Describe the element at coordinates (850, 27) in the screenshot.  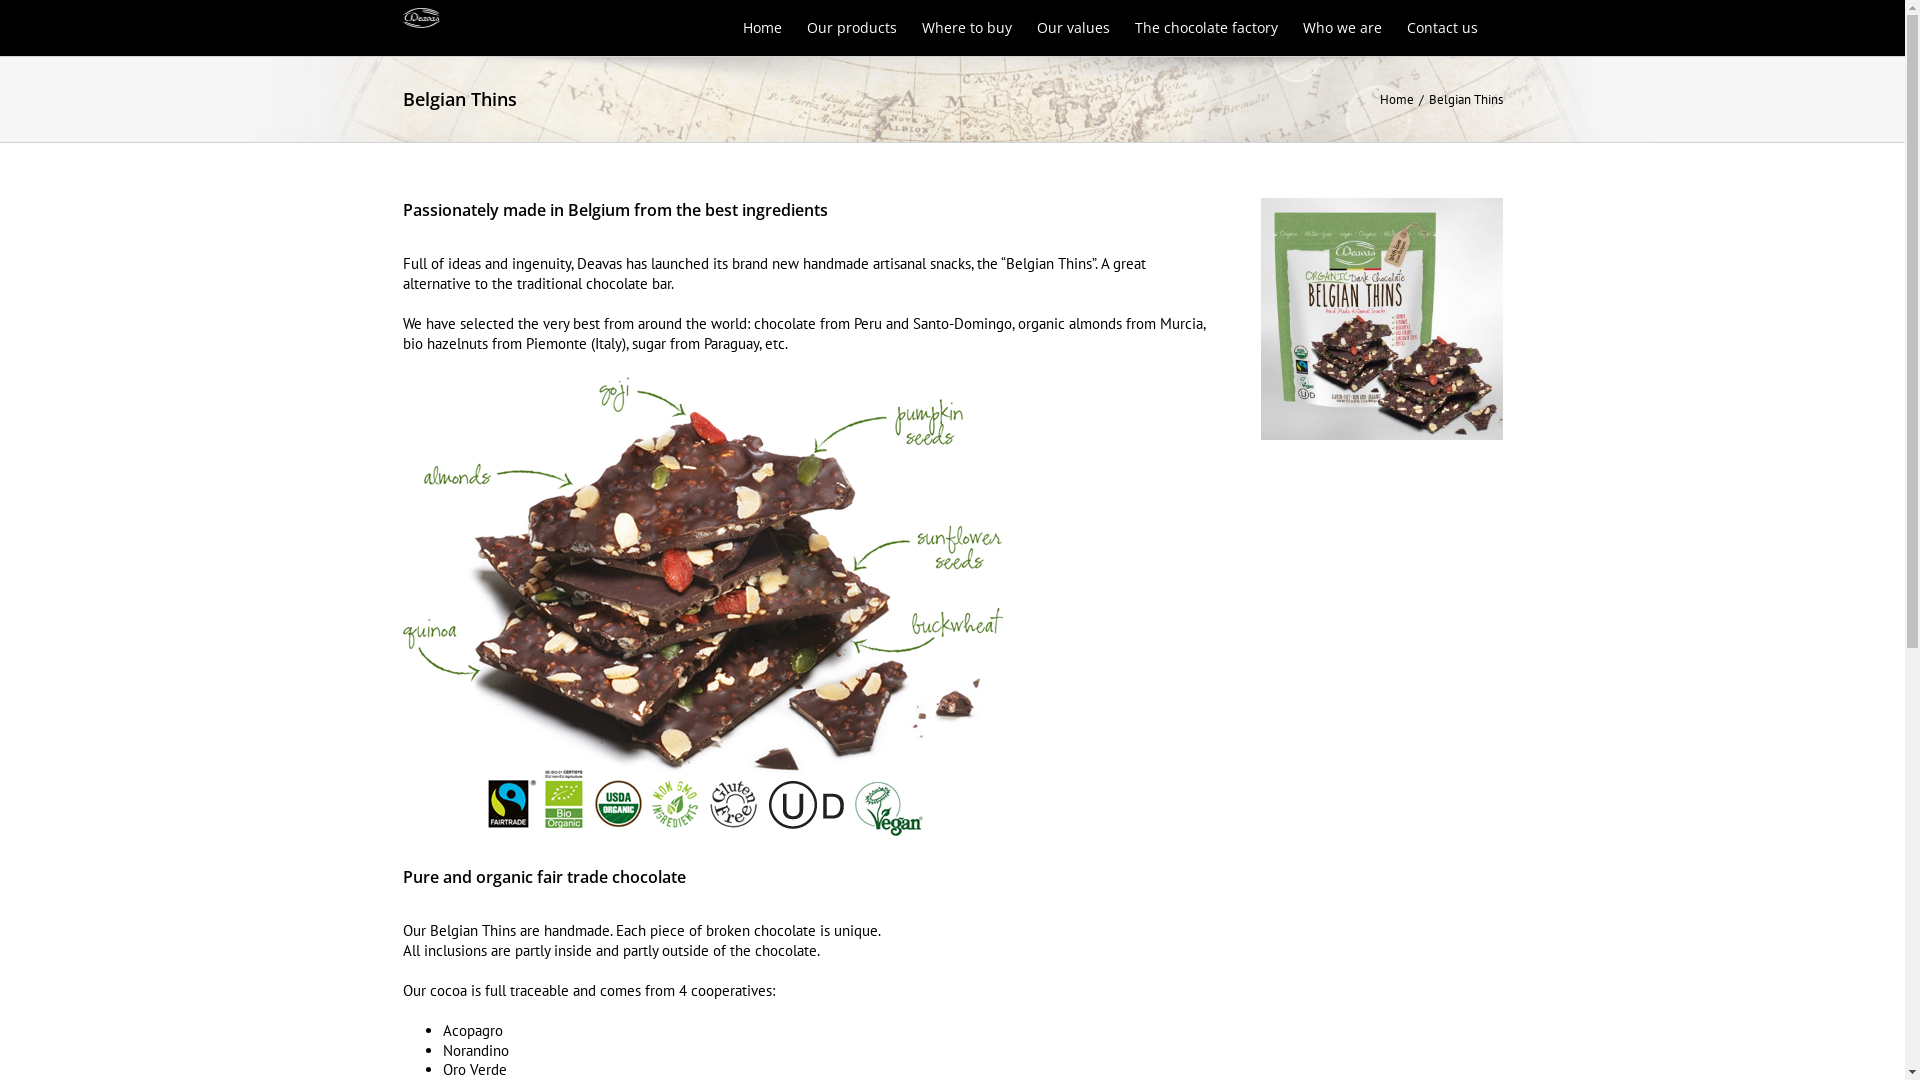
I see `'Our products'` at that location.